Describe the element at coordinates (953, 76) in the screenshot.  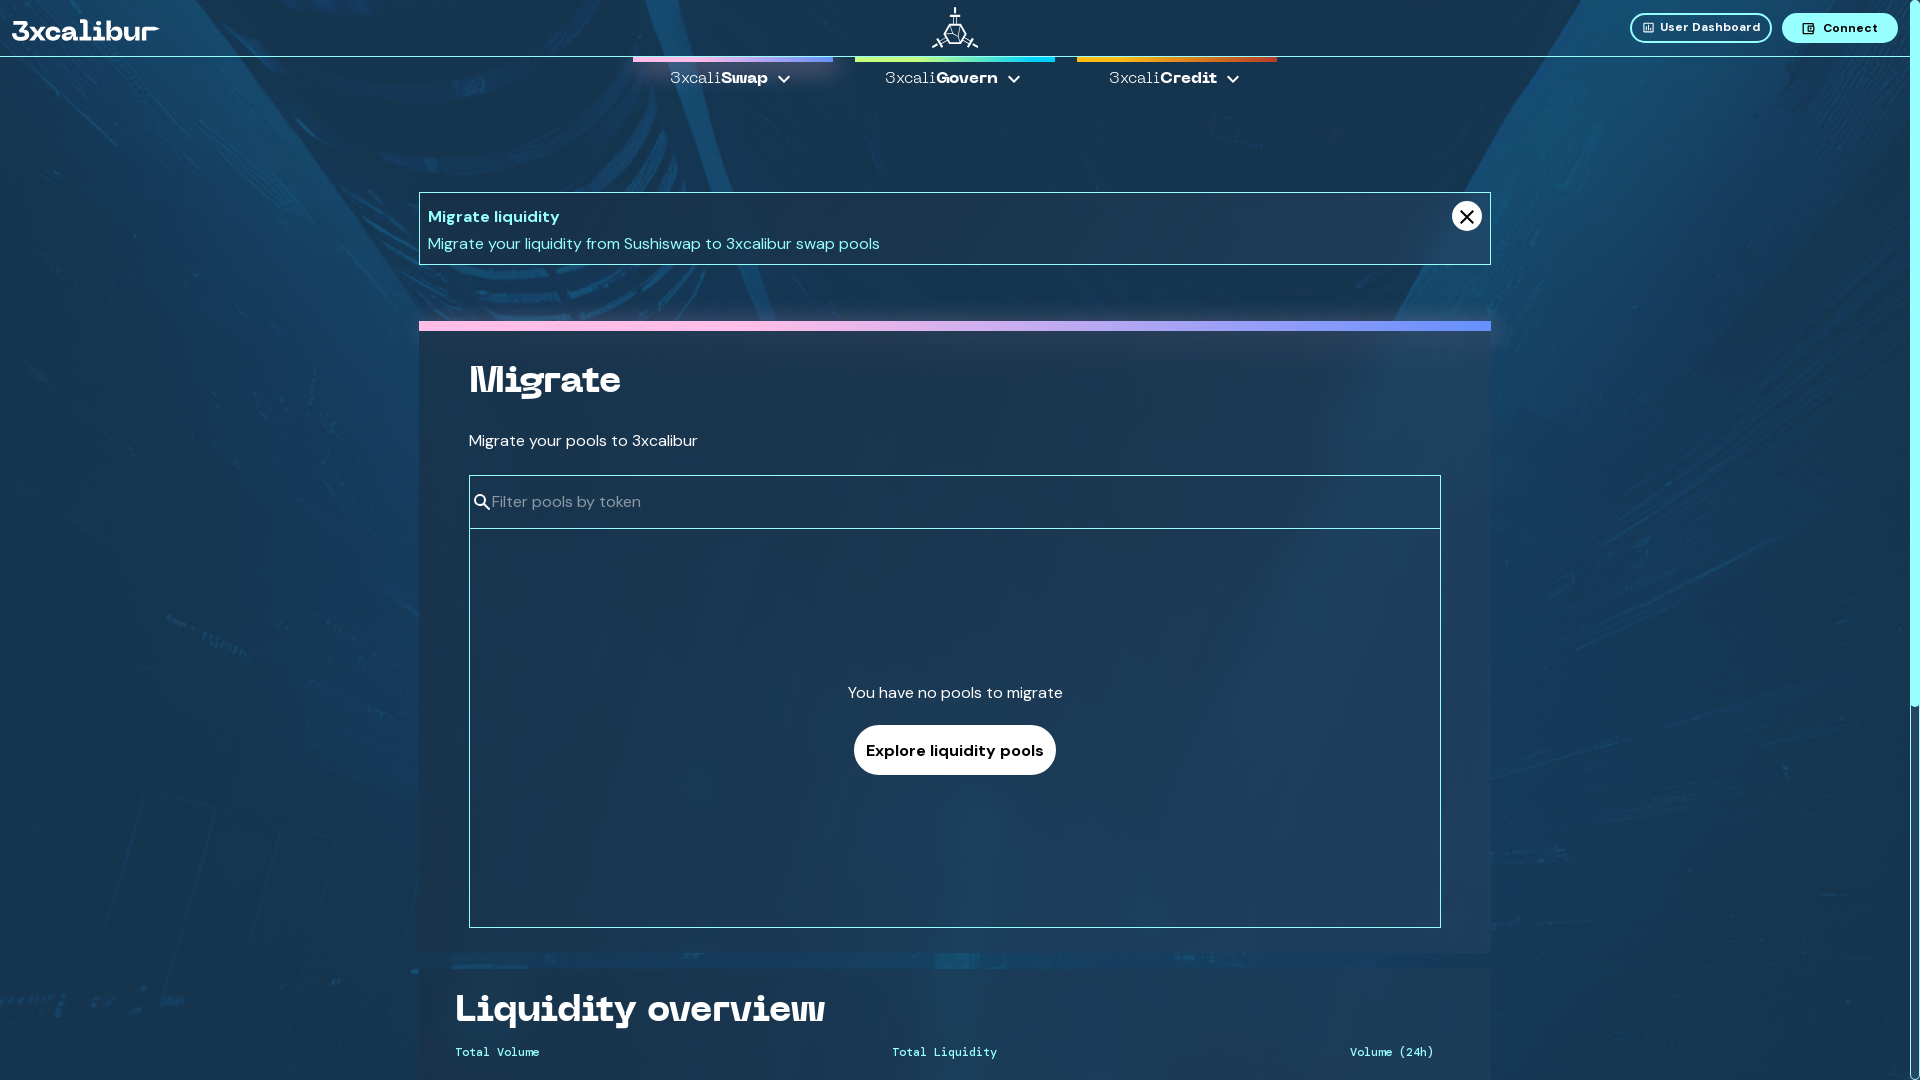
I see `'3xcaliGovern'` at that location.